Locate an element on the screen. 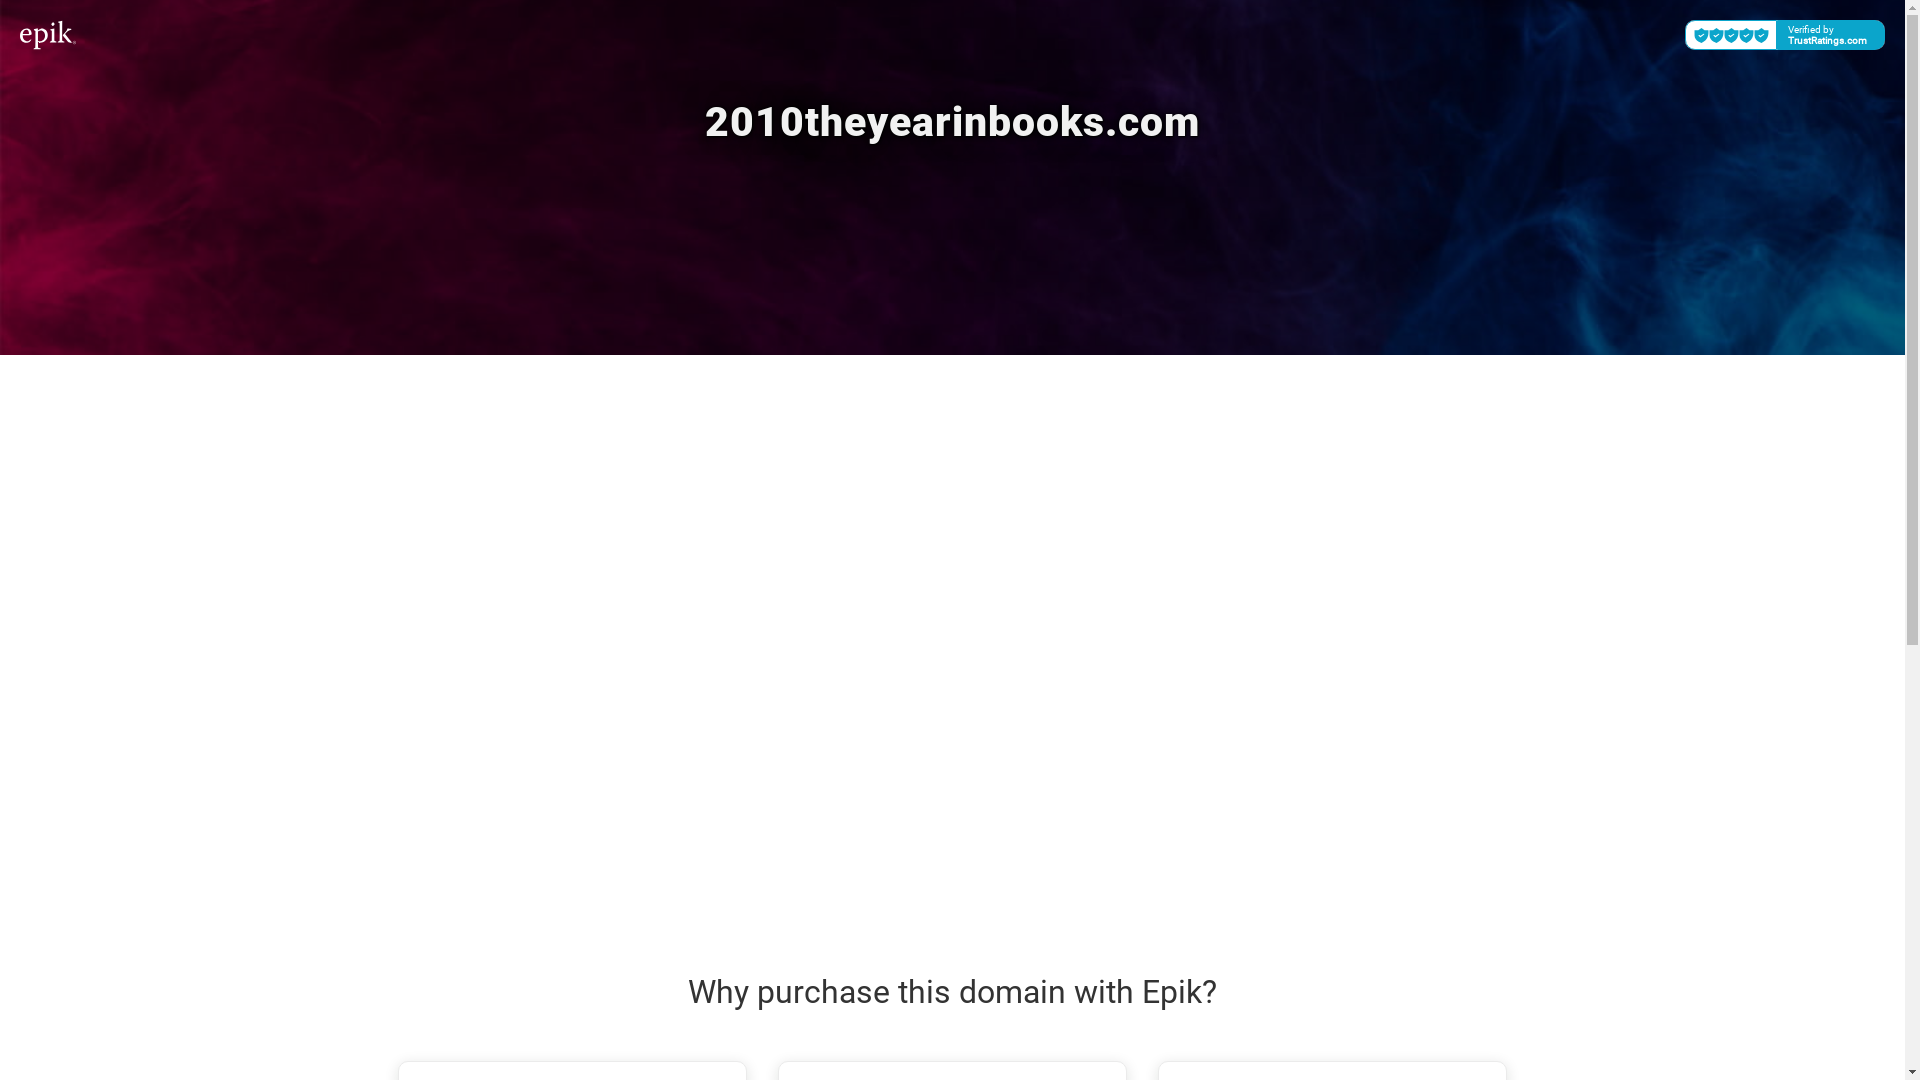 Image resolution: width=1920 pixels, height=1080 pixels. 'Verified by TrustRatings.com' is located at coordinates (1785, 34).